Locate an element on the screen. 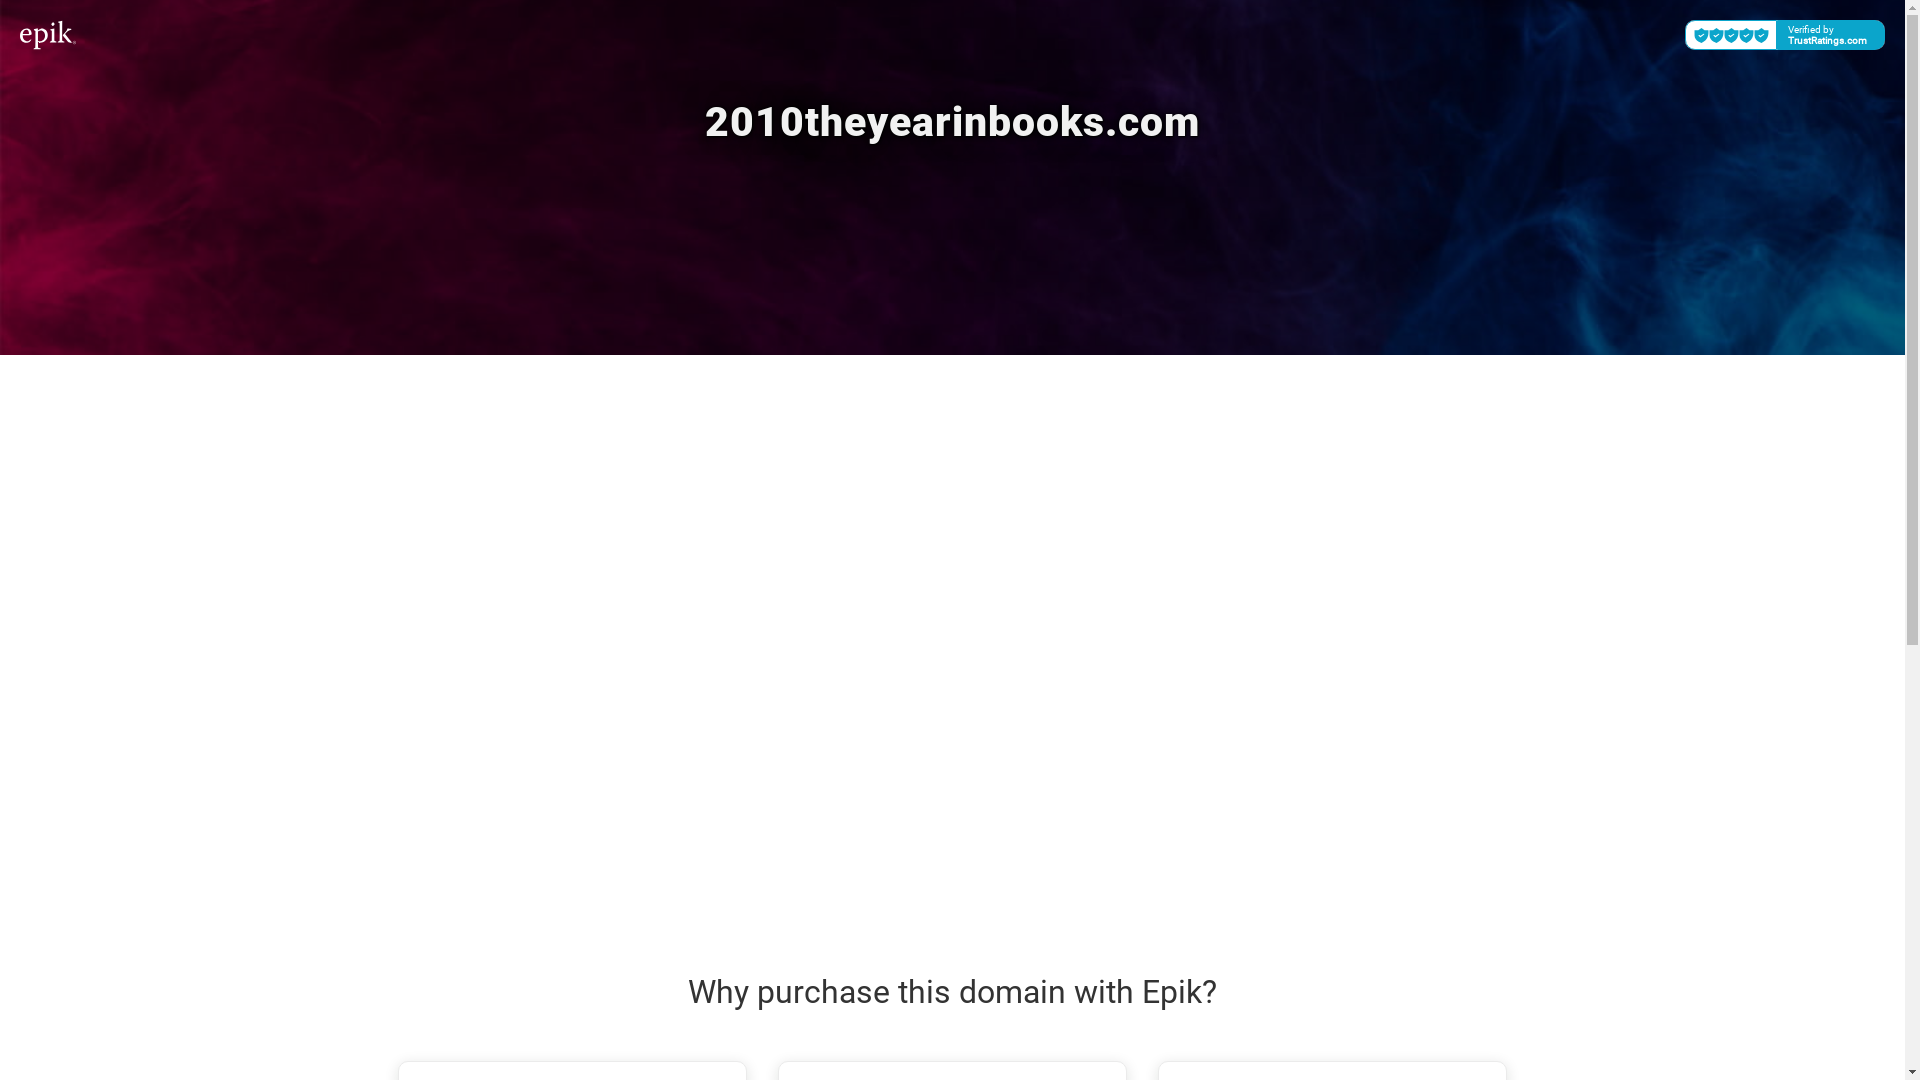 Image resolution: width=1920 pixels, height=1080 pixels. 'Verified by TrustRatings.com' is located at coordinates (1785, 34).